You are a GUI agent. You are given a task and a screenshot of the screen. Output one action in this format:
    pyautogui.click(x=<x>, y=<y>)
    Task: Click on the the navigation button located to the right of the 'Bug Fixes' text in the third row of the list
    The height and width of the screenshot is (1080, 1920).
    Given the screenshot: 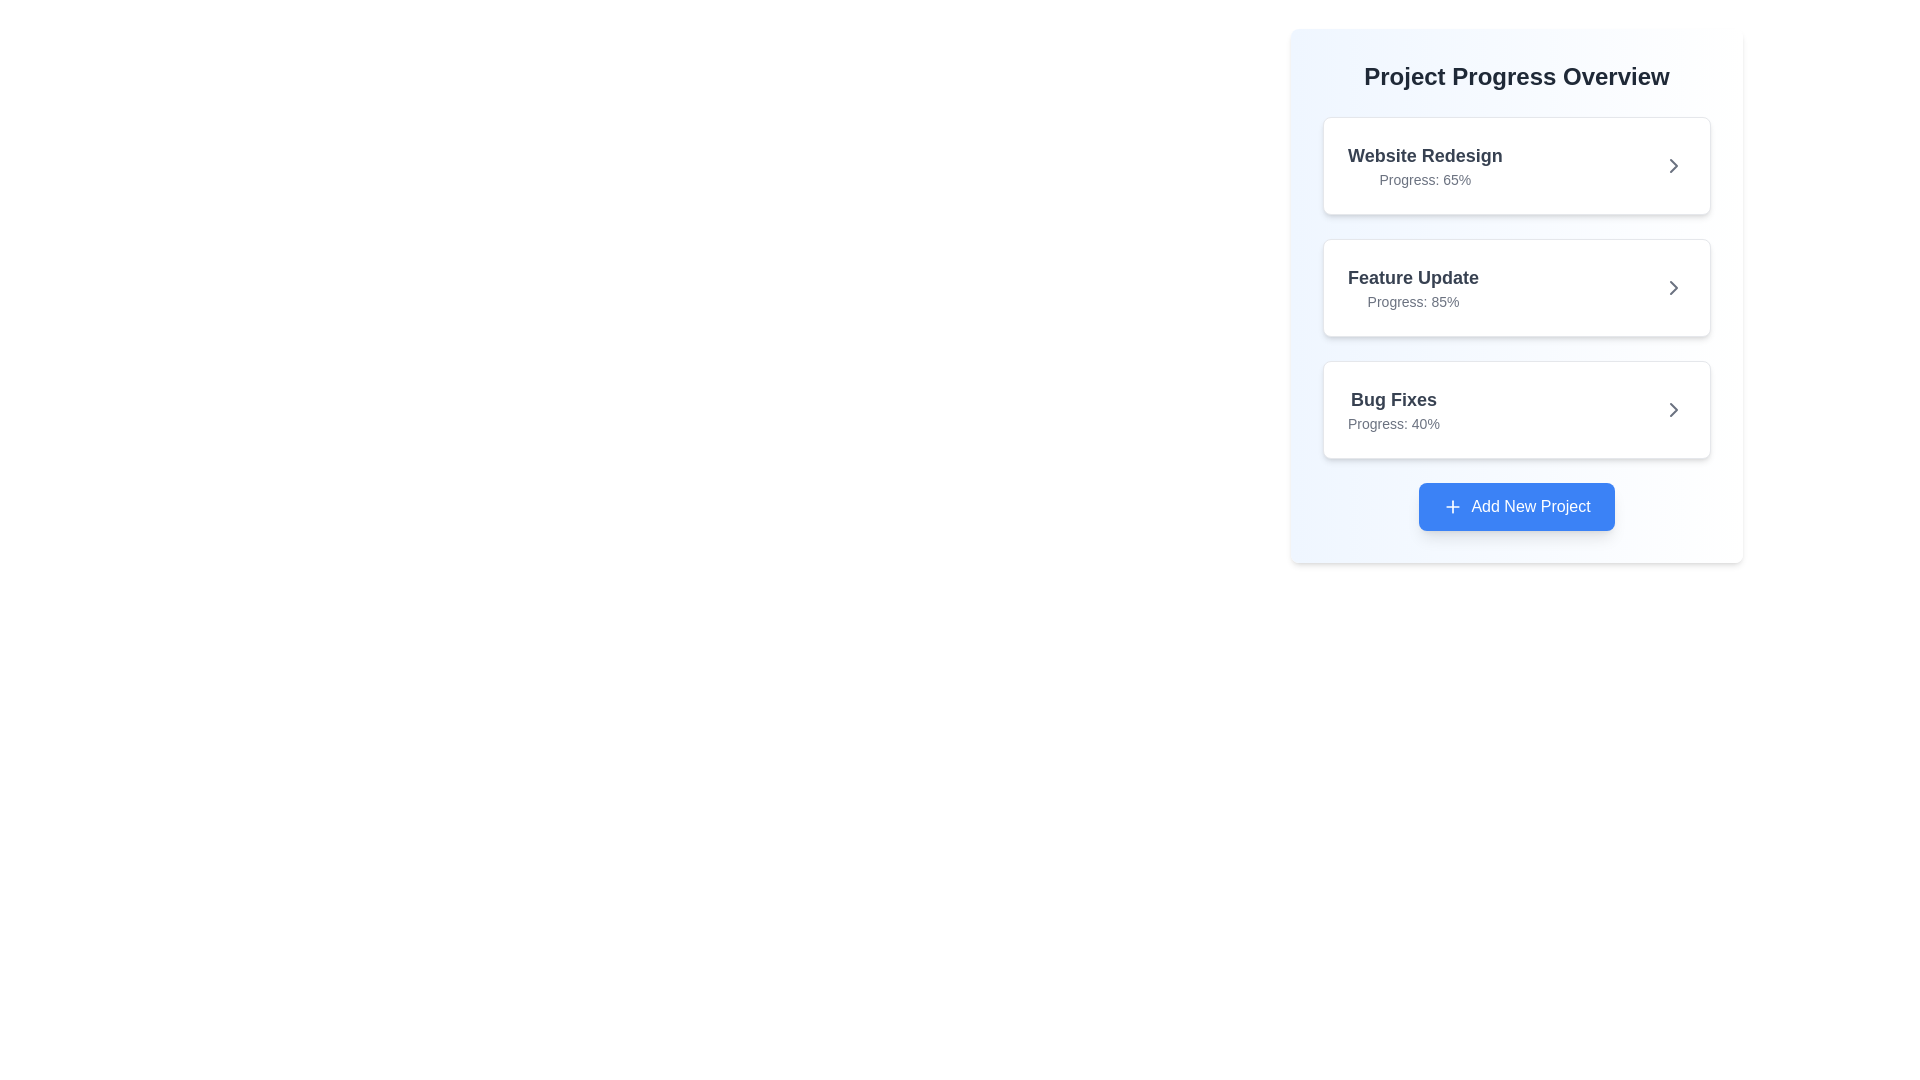 What is the action you would take?
    pyautogui.click(x=1674, y=408)
    